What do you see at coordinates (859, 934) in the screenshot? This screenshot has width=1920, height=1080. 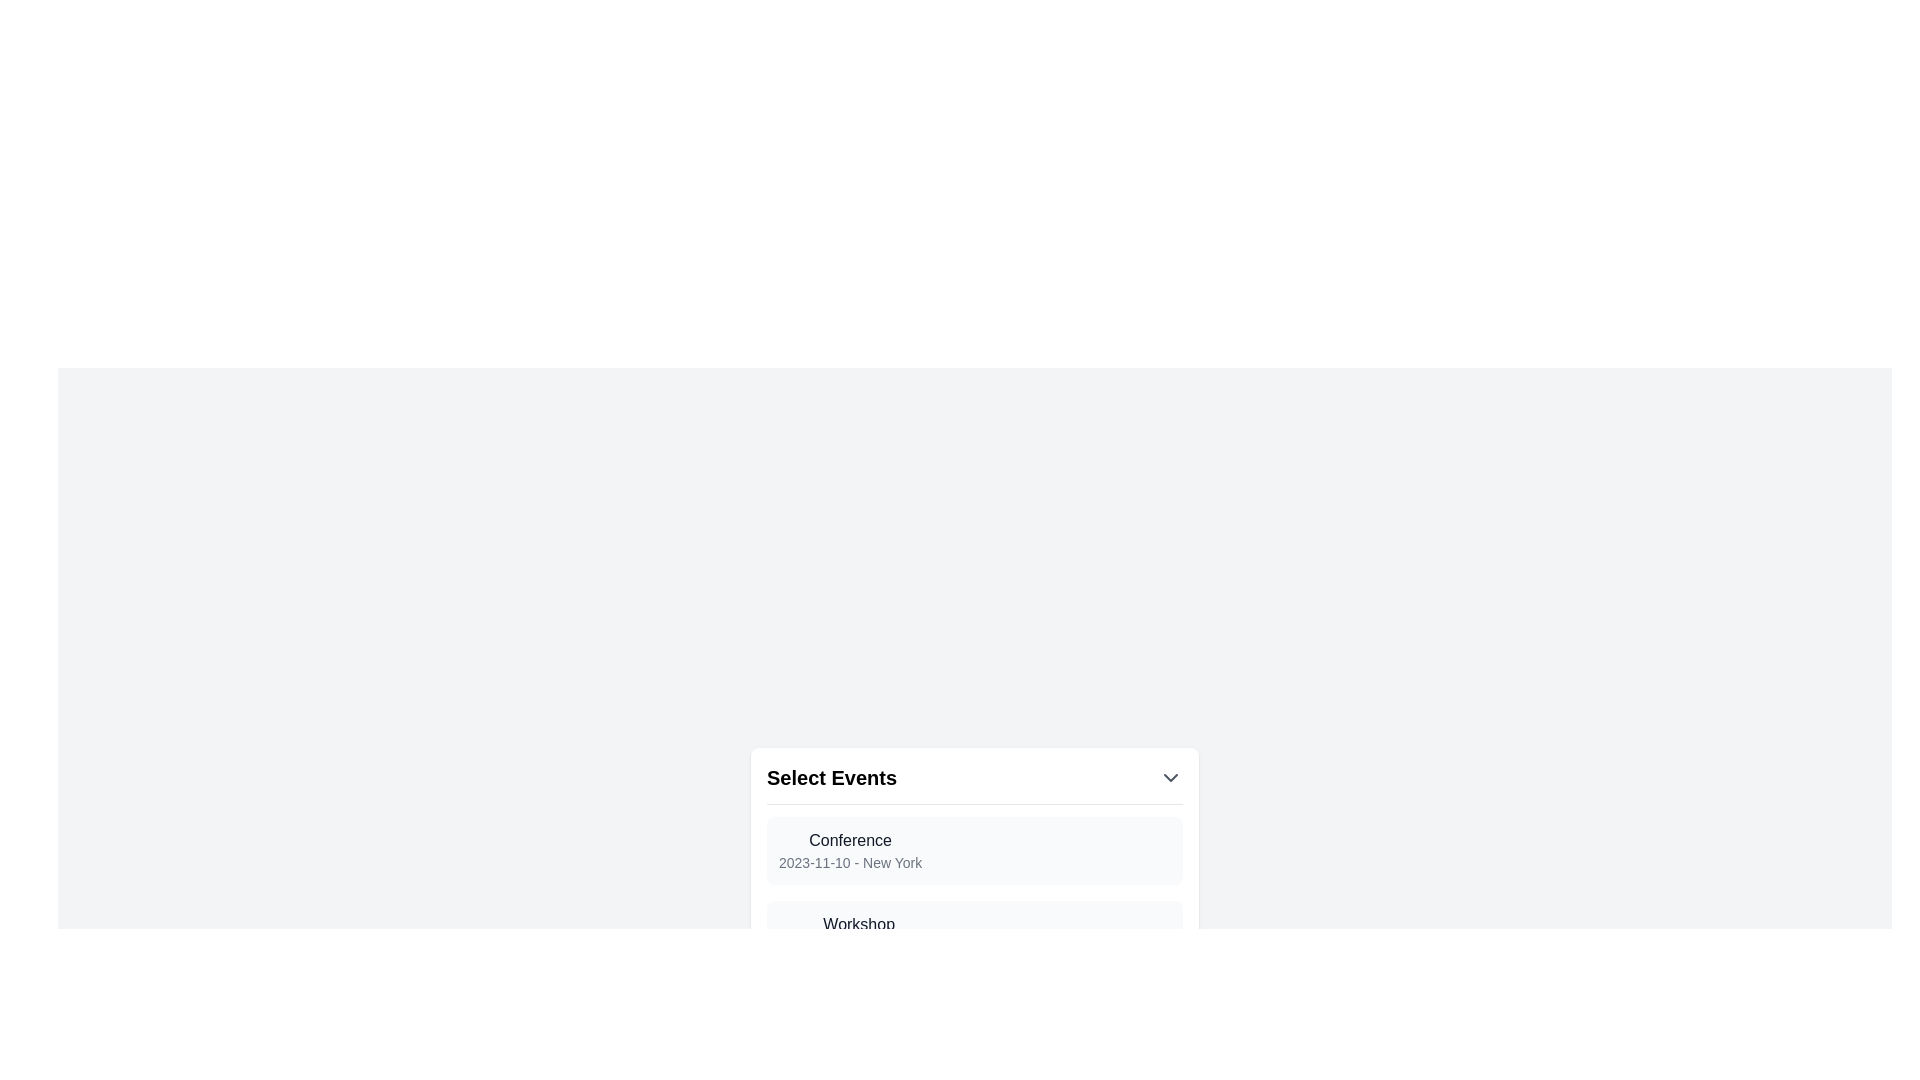 I see `the two-line labeled text item displaying 'Workshop2023-11-15 - Los Angeles', which is styled with 'Workshop' in black and the details in smaller gray font, located below 'Select Events'` at bounding box center [859, 934].